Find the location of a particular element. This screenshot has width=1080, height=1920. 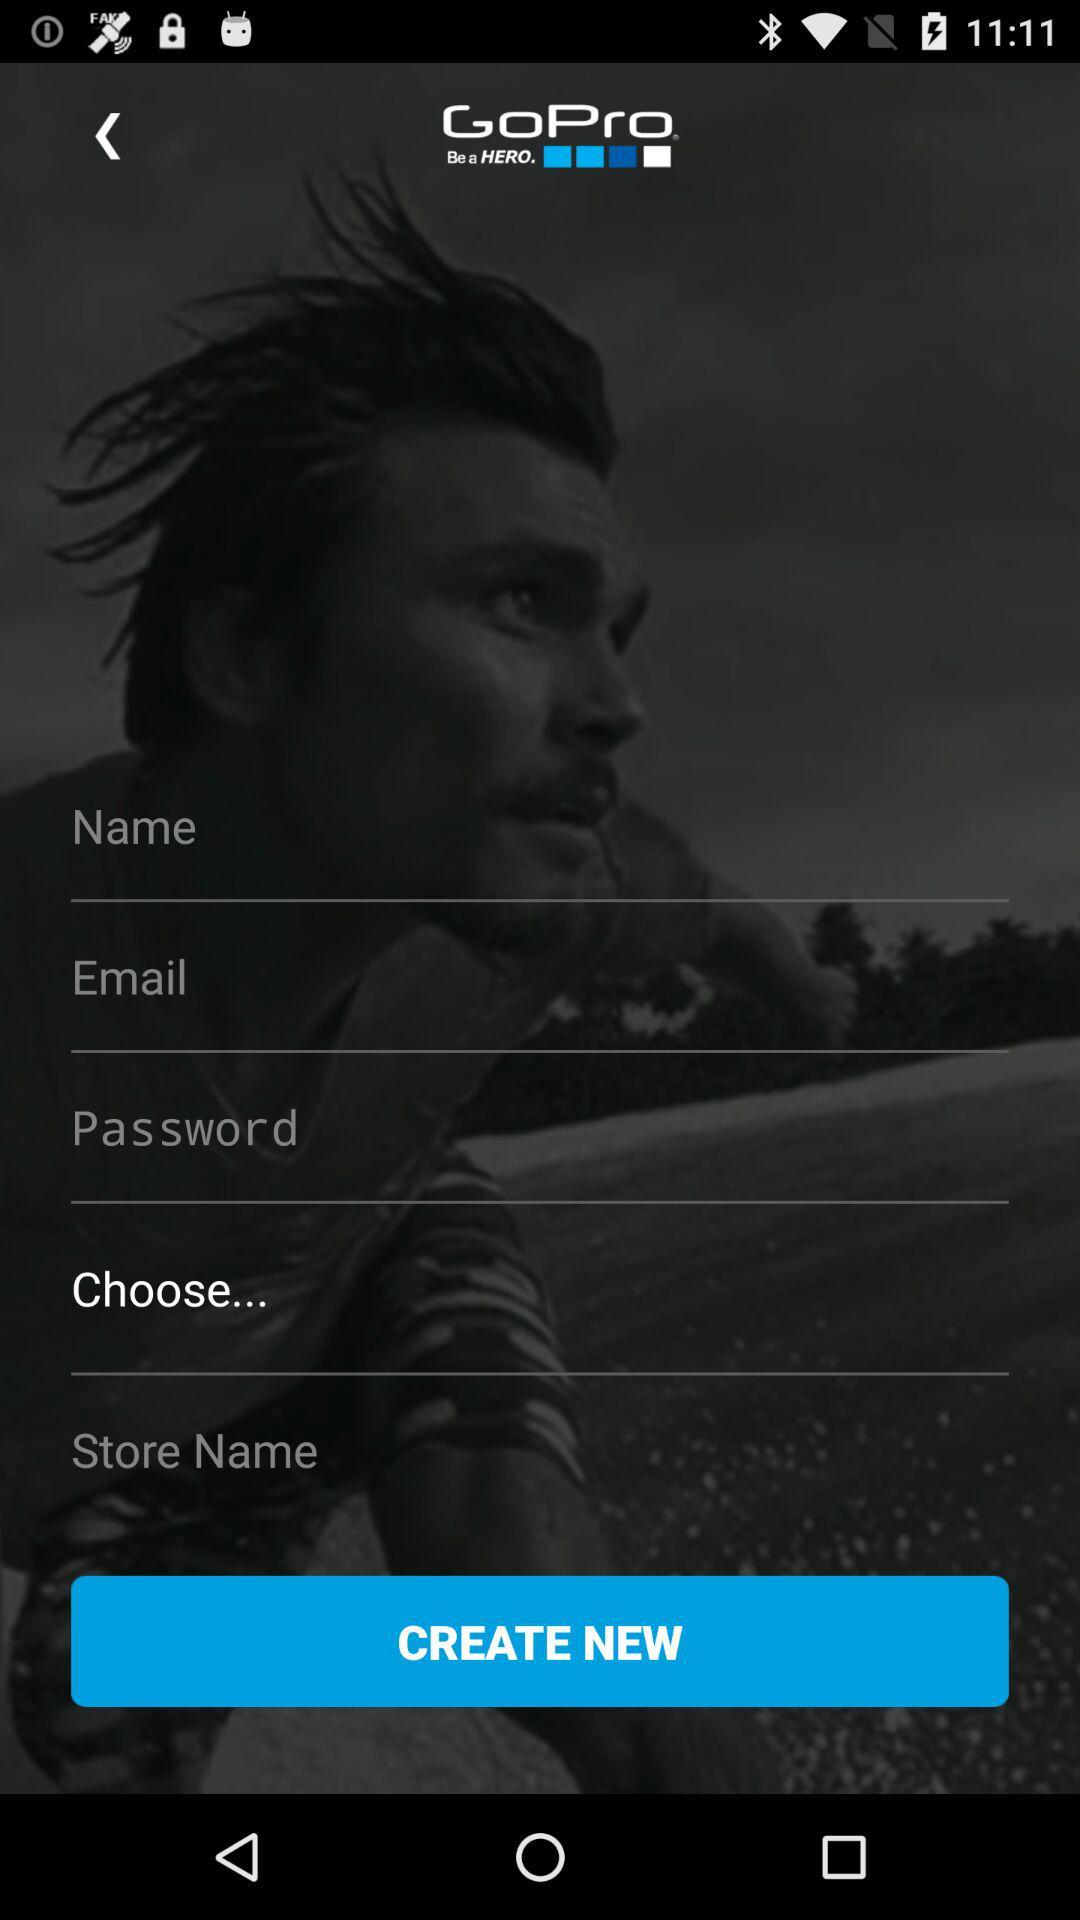

go back is located at coordinates (107, 135).